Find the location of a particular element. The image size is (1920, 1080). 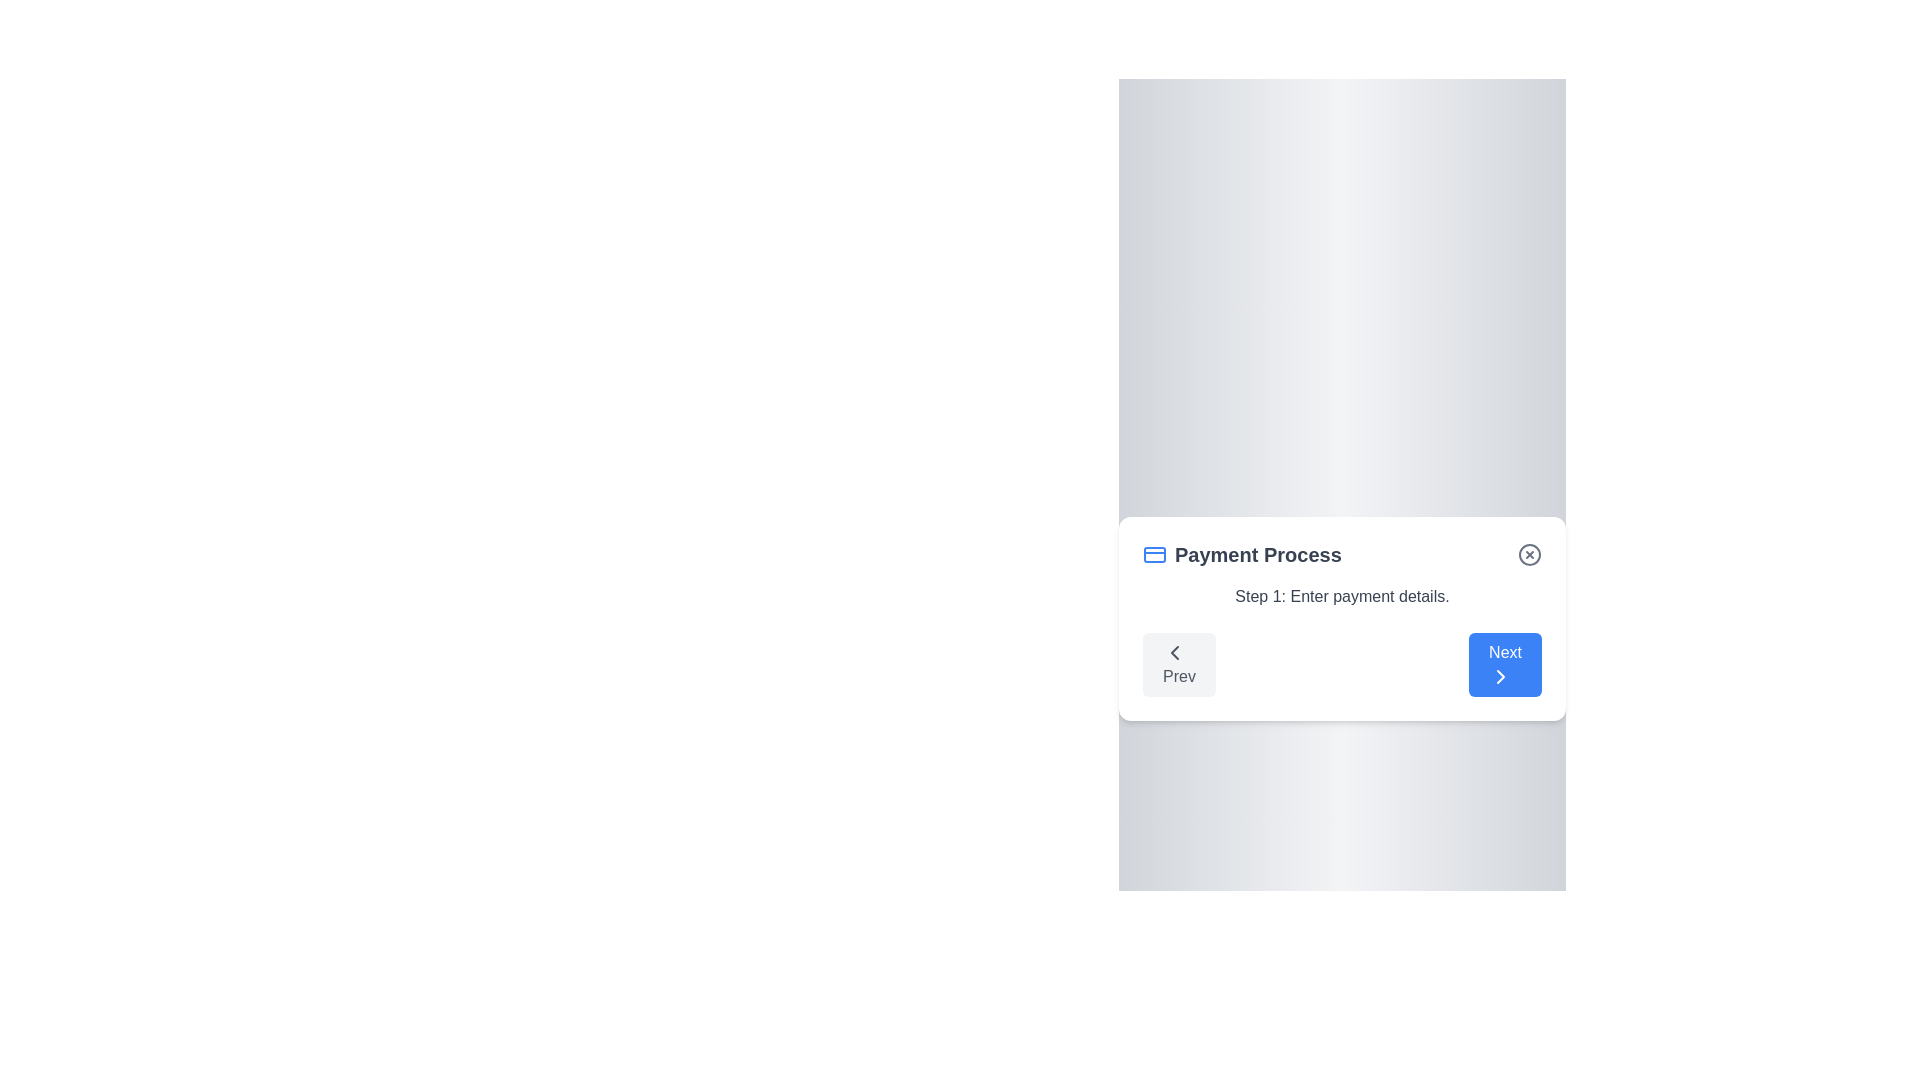

the chevron icon within the blue 'Next' button located at the bottom right of the modal to proceed is located at coordinates (1501, 676).